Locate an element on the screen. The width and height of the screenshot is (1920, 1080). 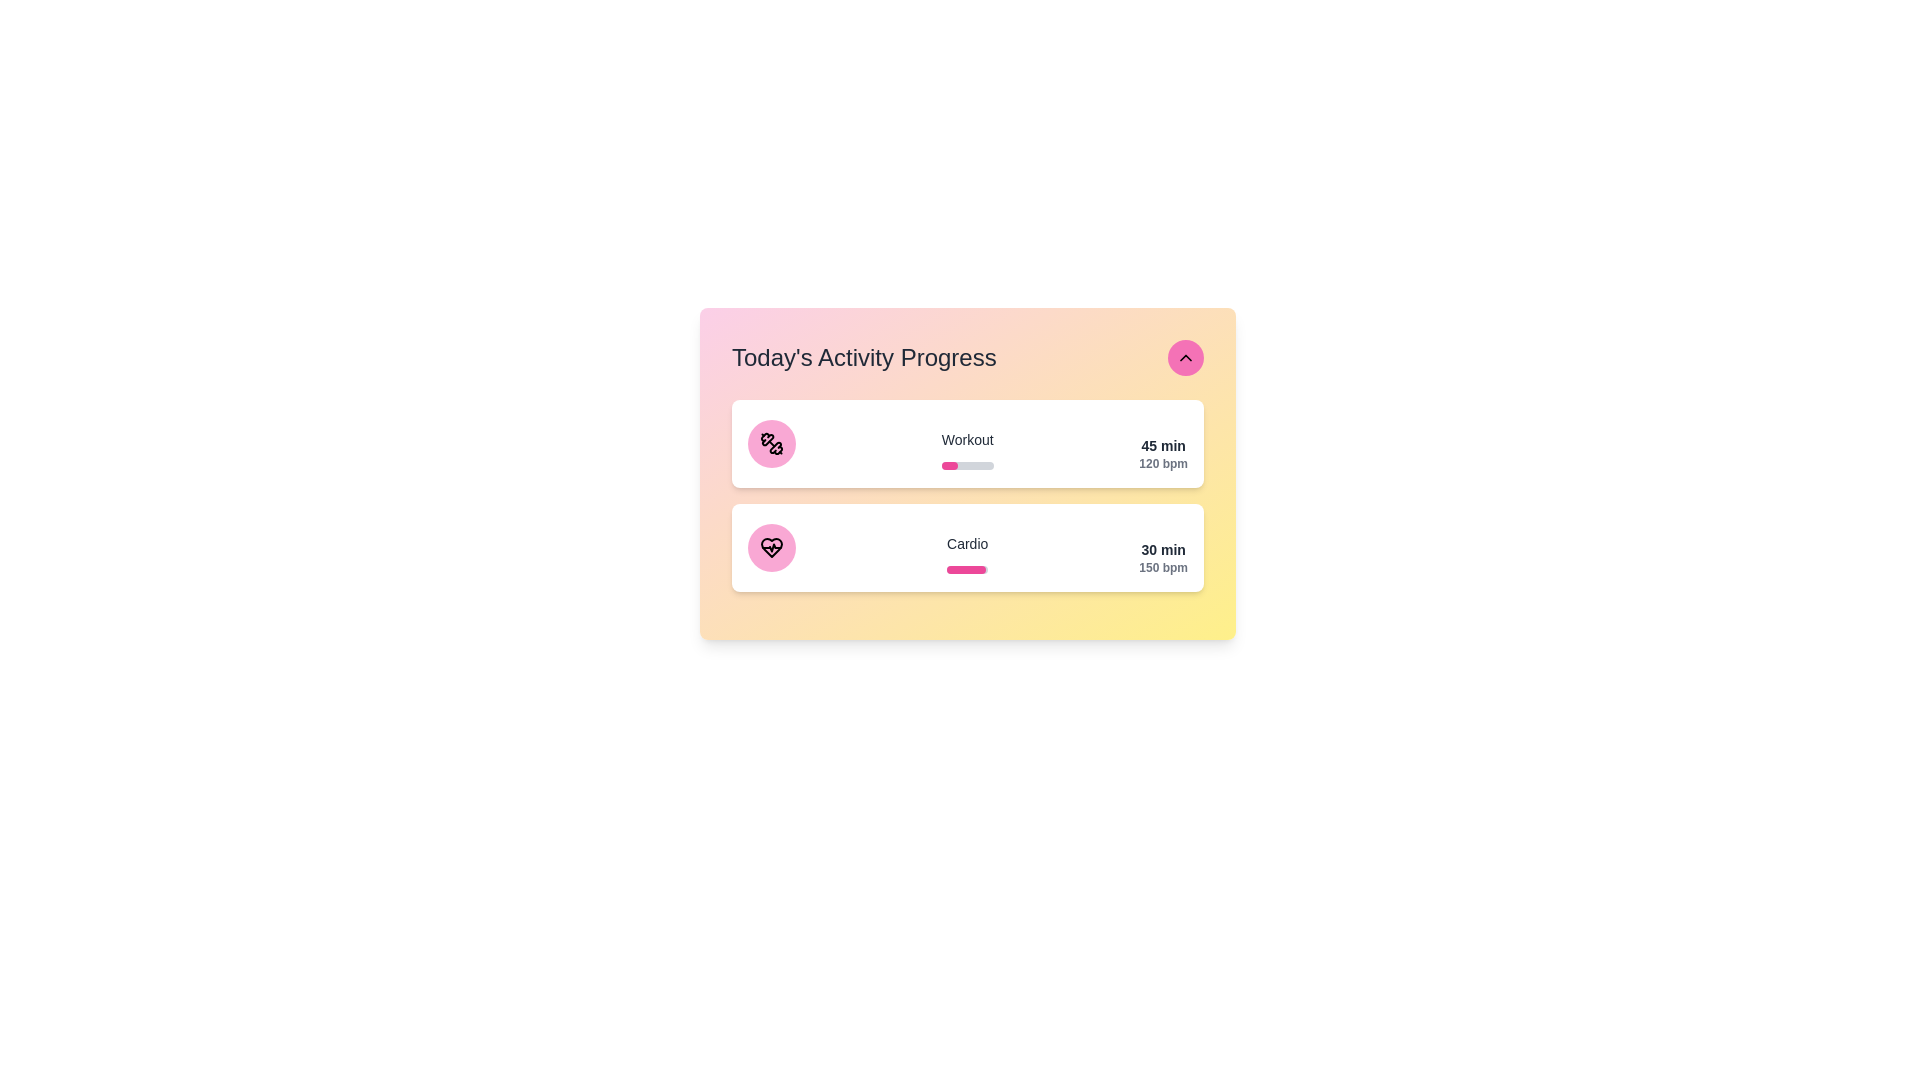
the circular icon with a pink background and black dumbbell symbol located in the top-left corner of the 'Today's Activity Progress' section, to the left of the 'Workout' text is located at coordinates (771, 442).